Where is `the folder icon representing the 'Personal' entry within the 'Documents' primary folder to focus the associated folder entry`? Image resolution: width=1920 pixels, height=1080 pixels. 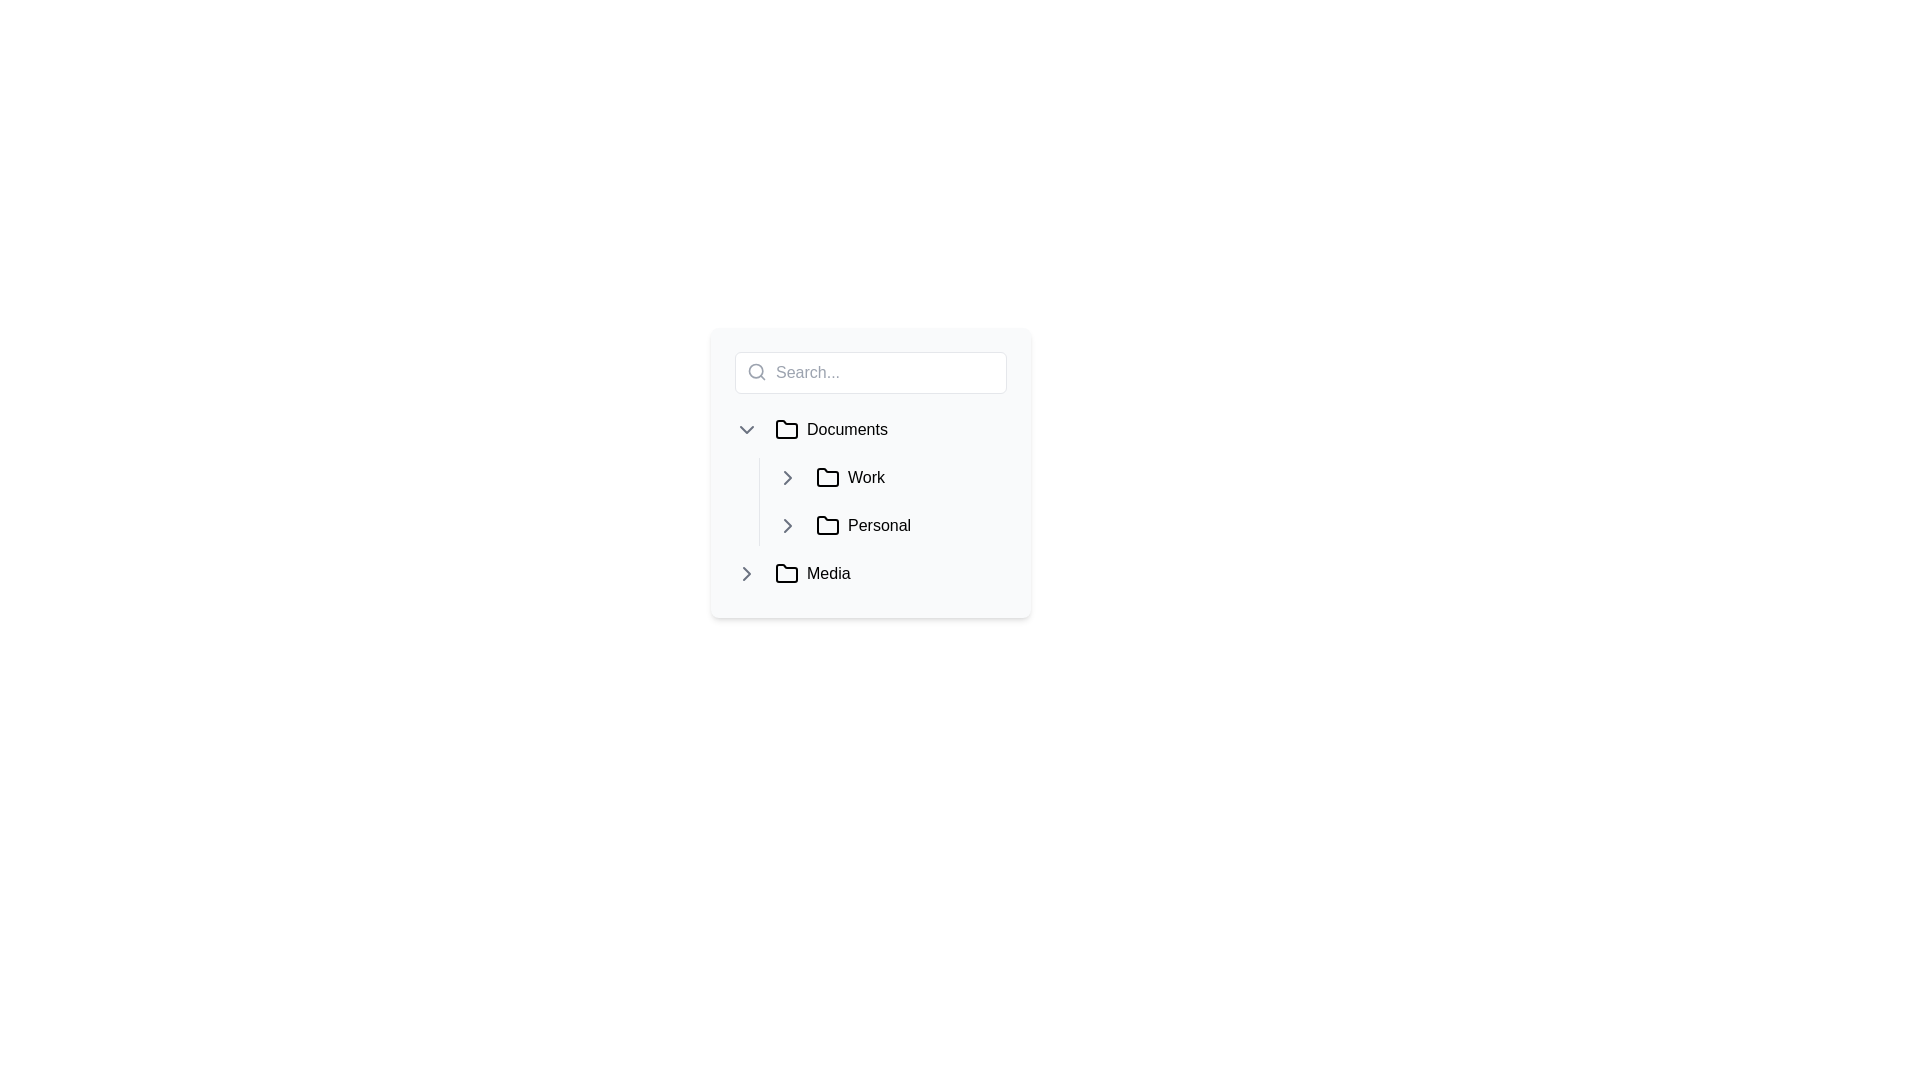
the folder icon representing the 'Personal' entry within the 'Documents' primary folder to focus the associated folder entry is located at coordinates (828, 523).